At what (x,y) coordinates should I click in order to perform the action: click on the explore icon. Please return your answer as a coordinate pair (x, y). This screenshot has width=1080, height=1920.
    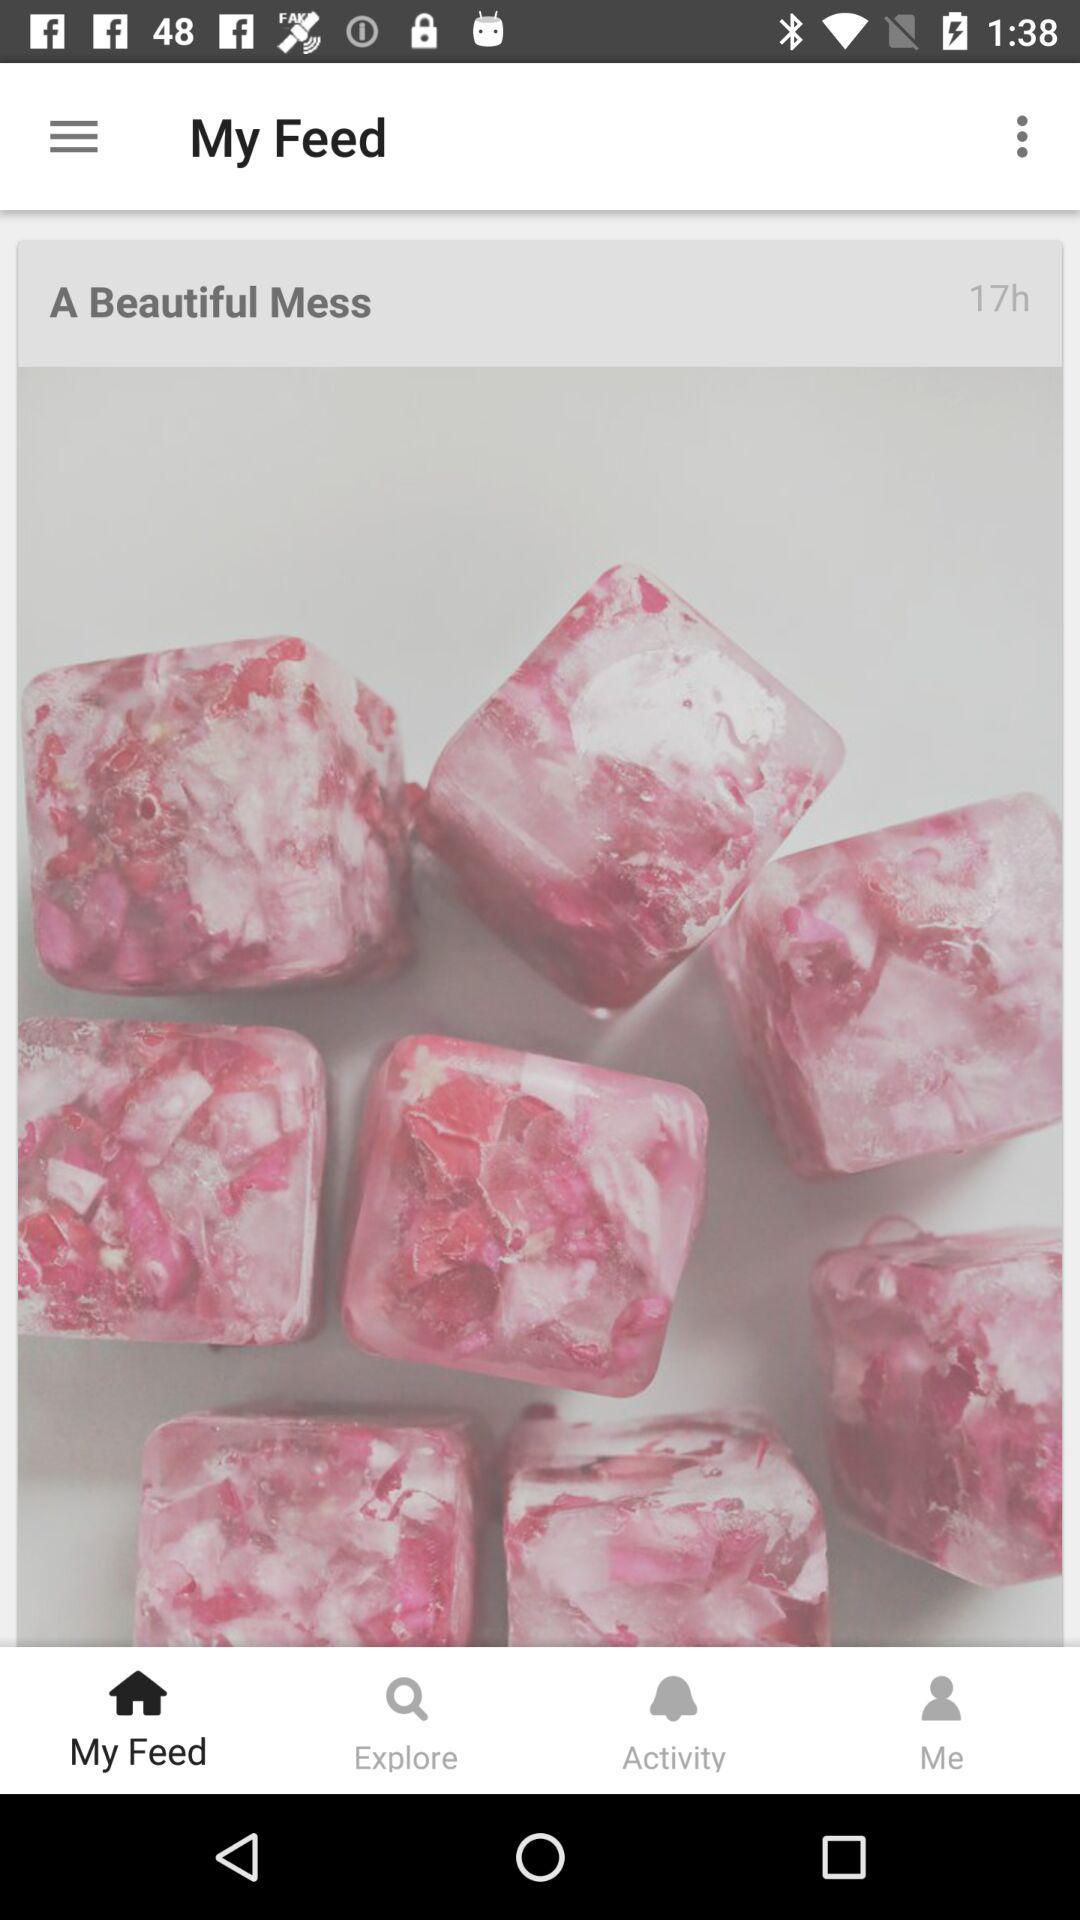
    Looking at the image, I should click on (405, 1688).